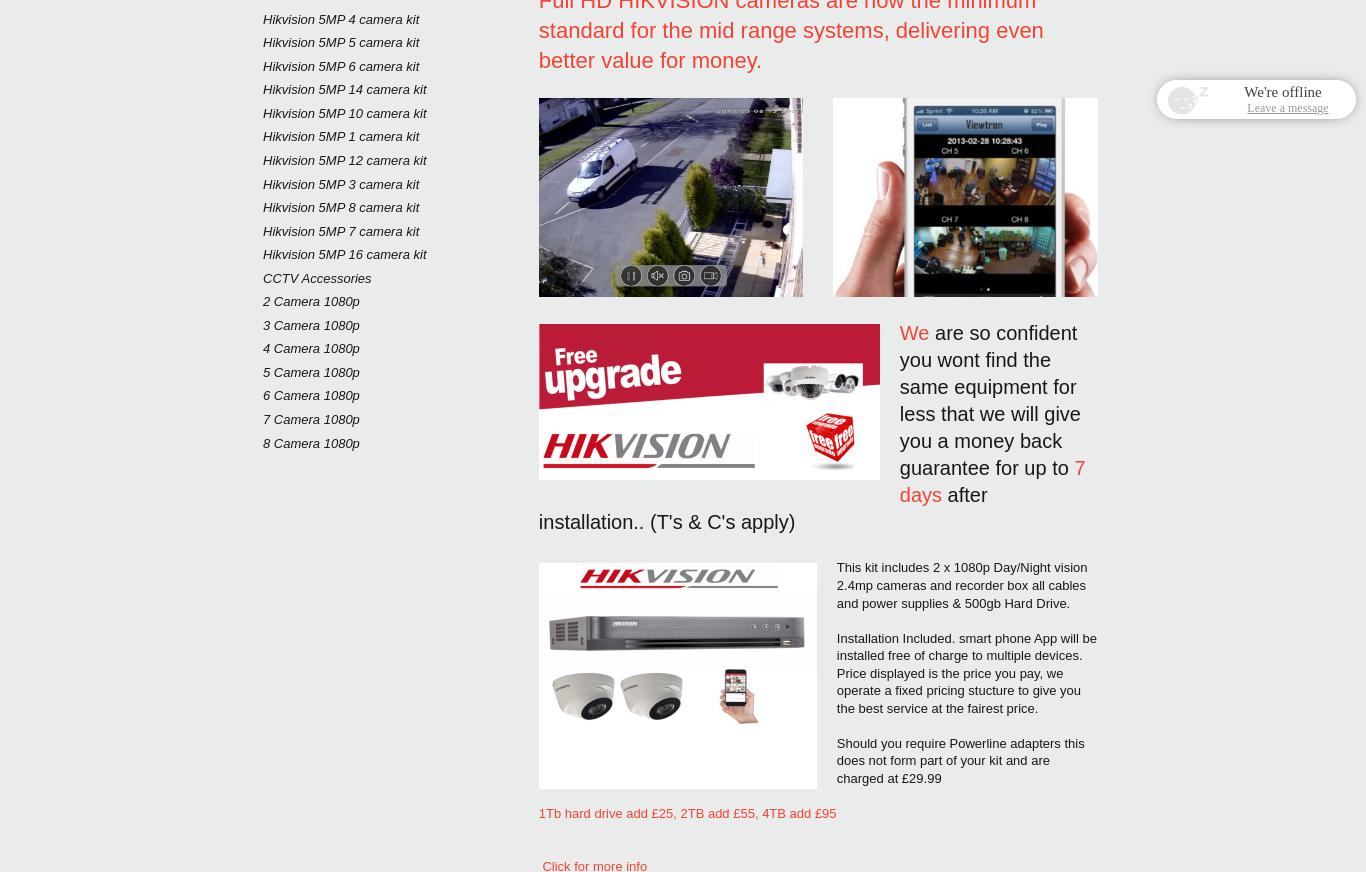  I want to click on 'CCTV Accessories', so click(317, 276).